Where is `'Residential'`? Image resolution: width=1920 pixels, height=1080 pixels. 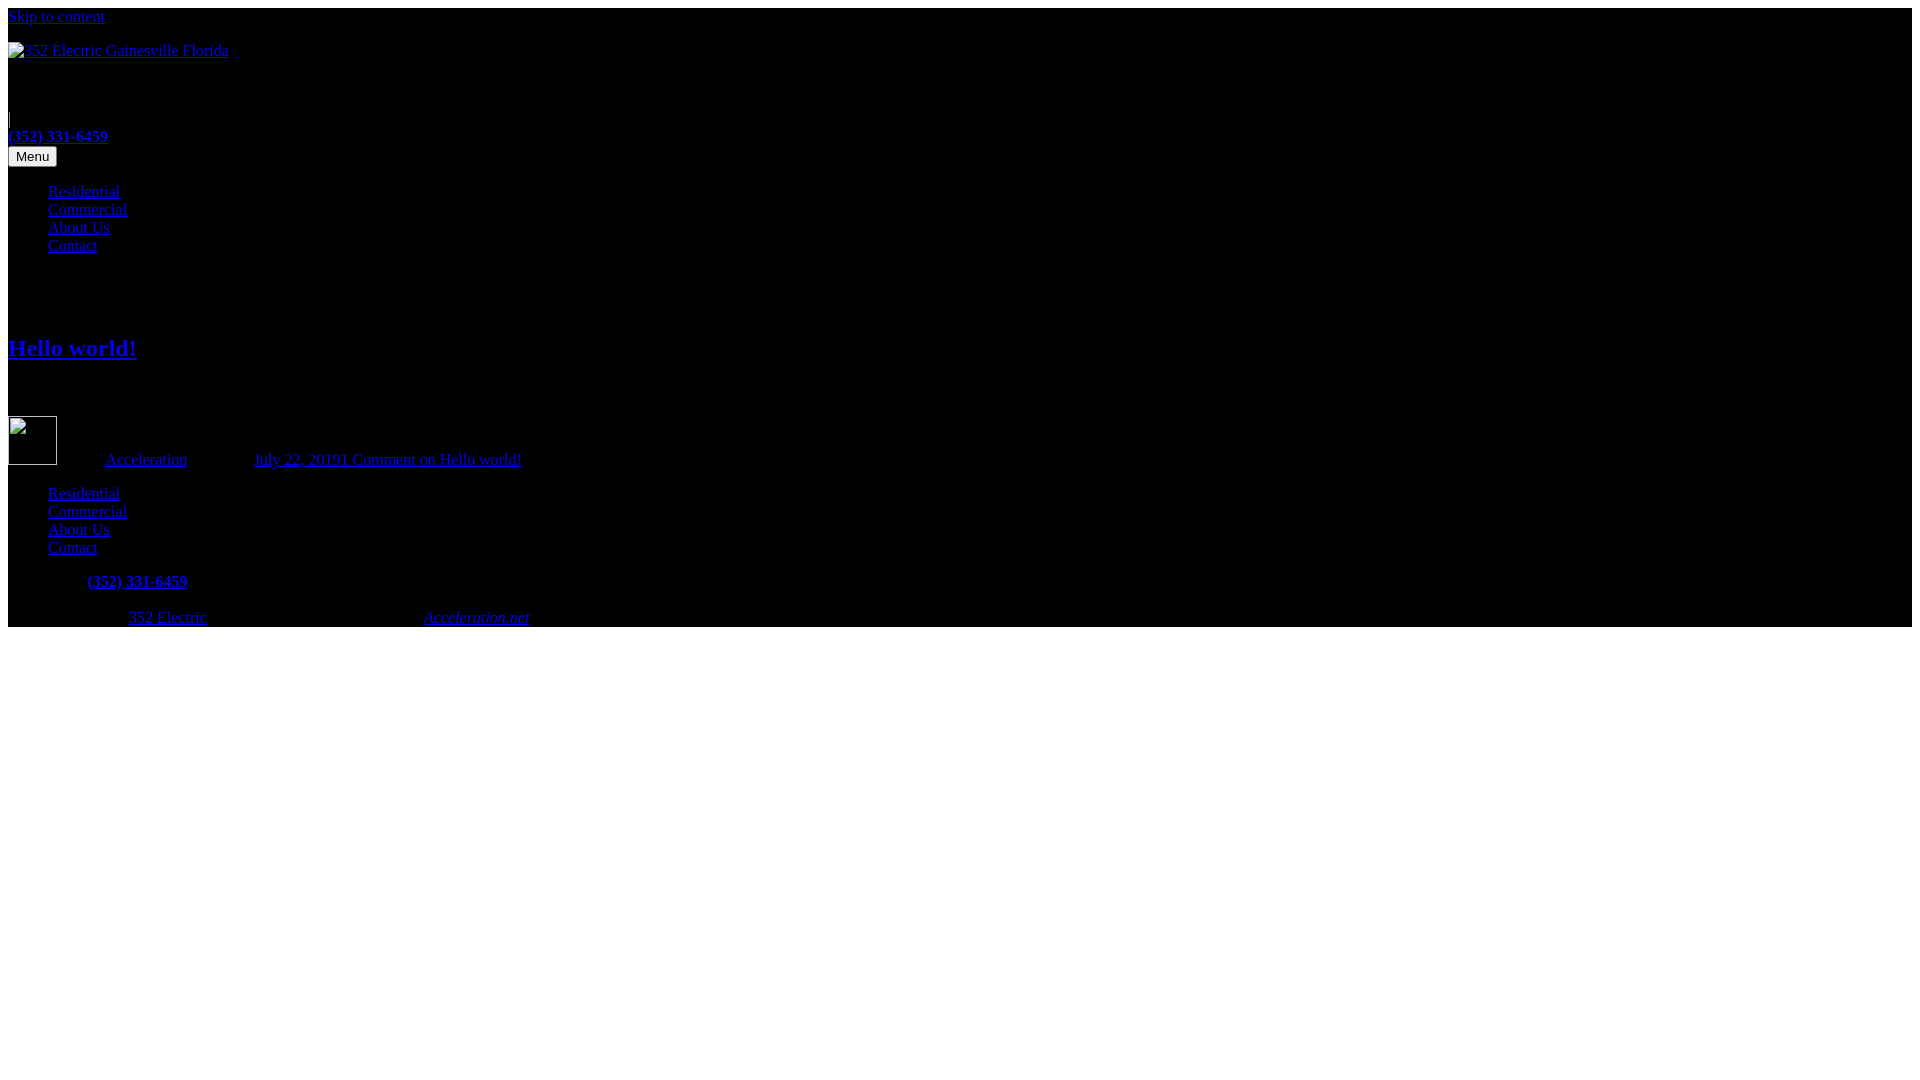
'Residential' is located at coordinates (82, 493).